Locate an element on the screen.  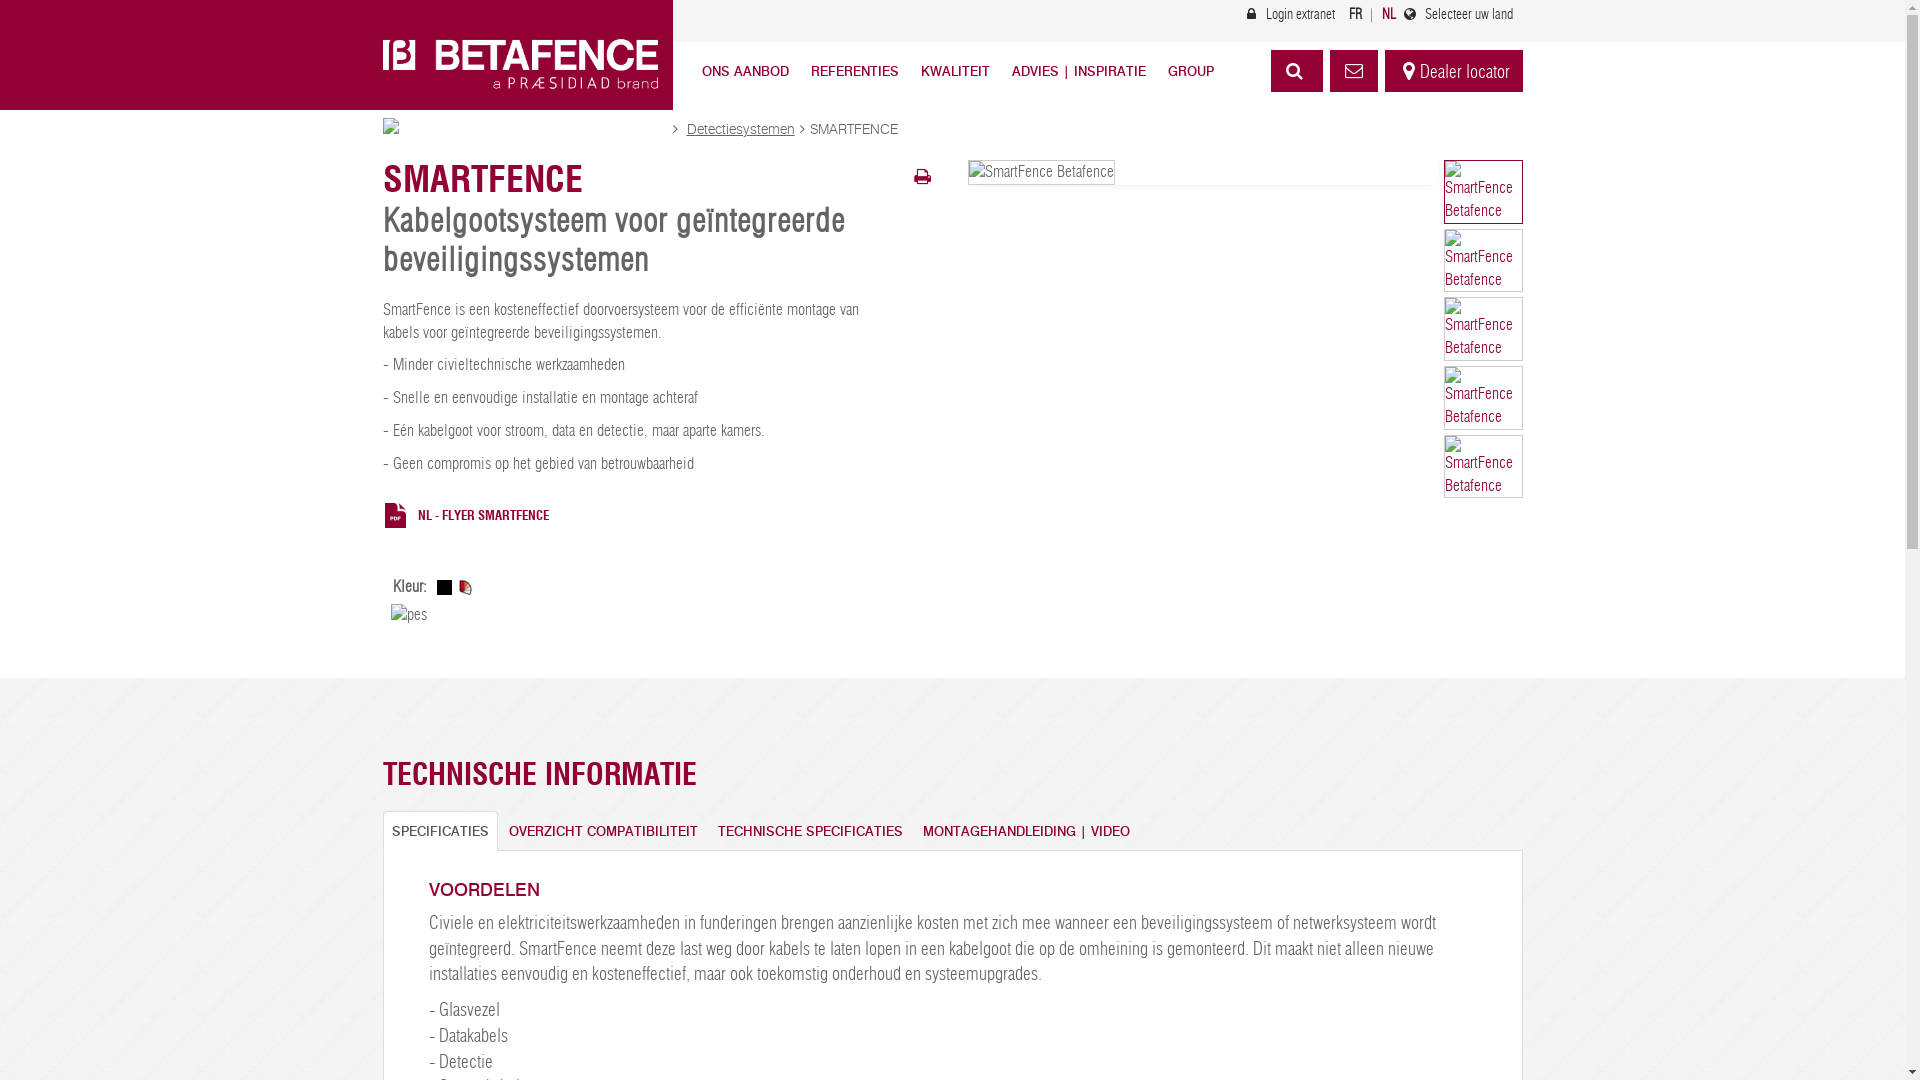
'Dealer locator' is located at coordinates (1382, 69).